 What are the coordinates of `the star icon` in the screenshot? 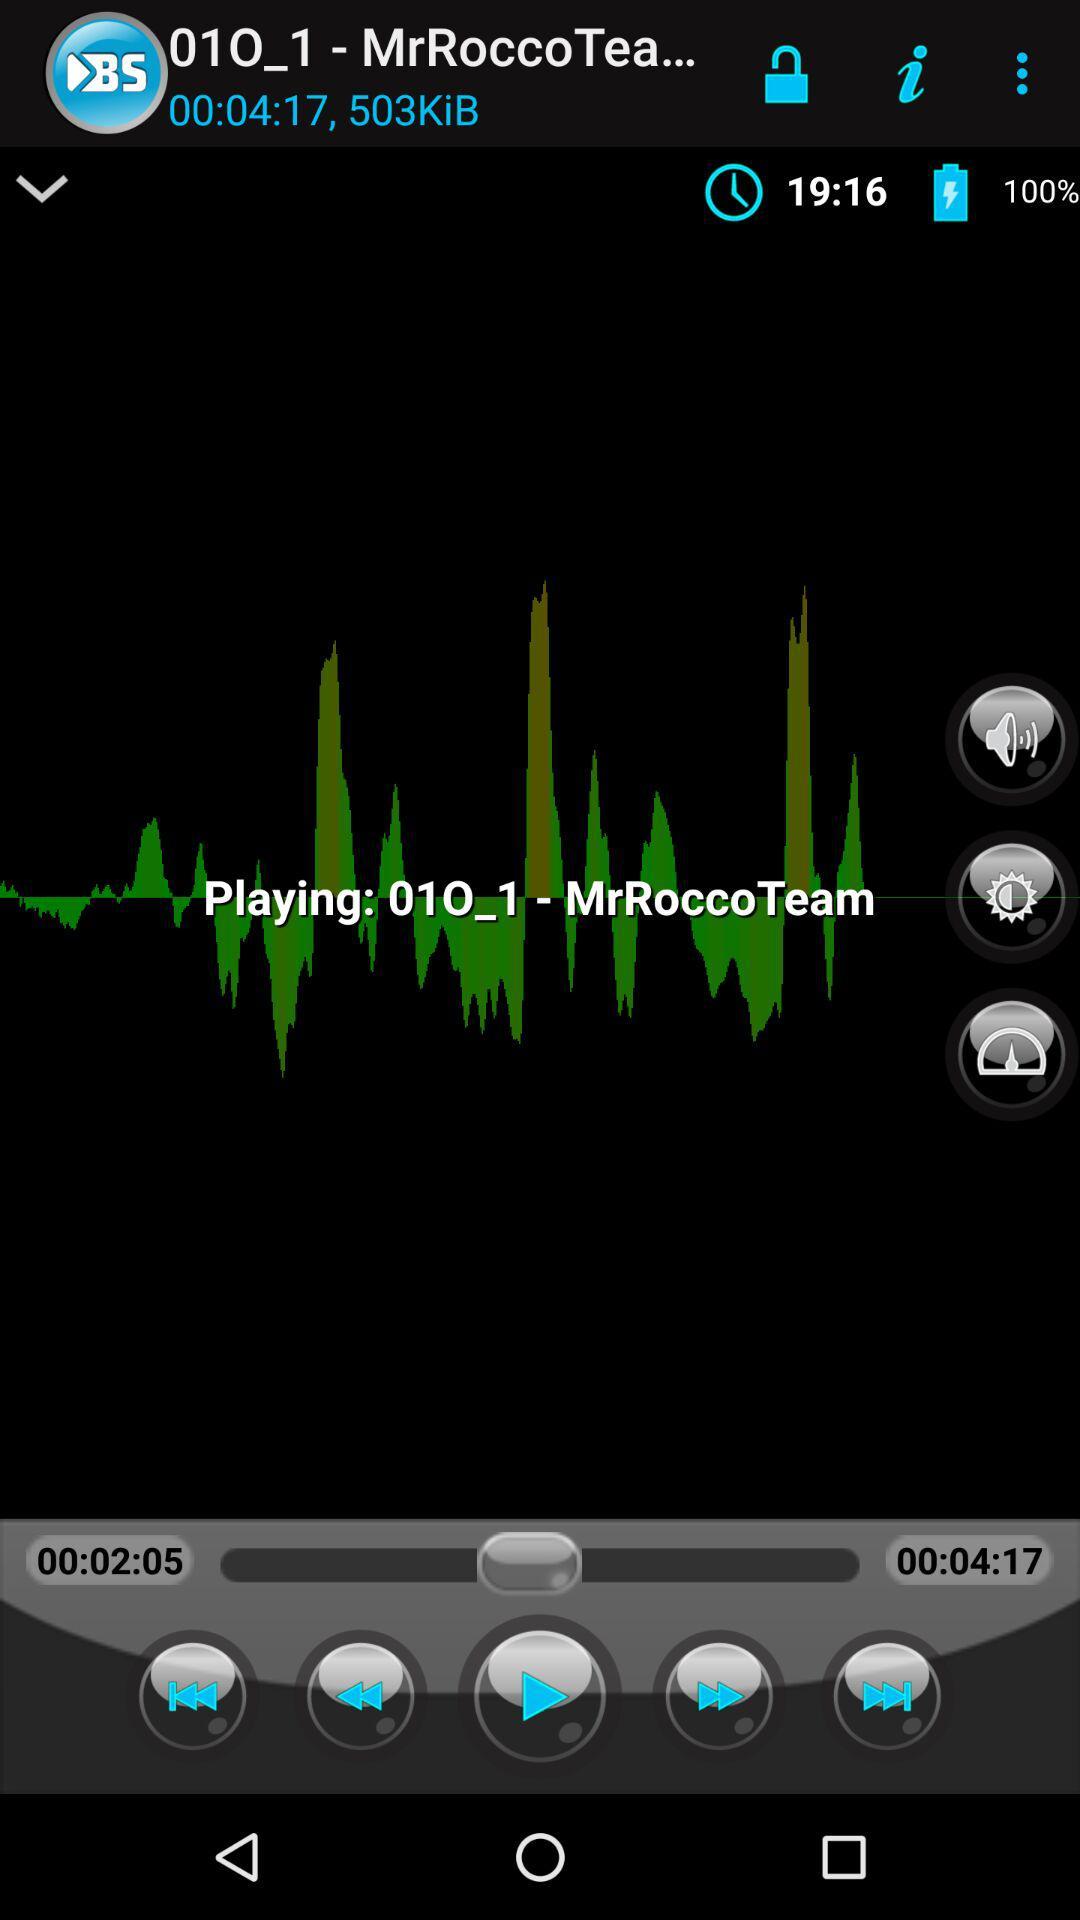 It's located at (1011, 885).